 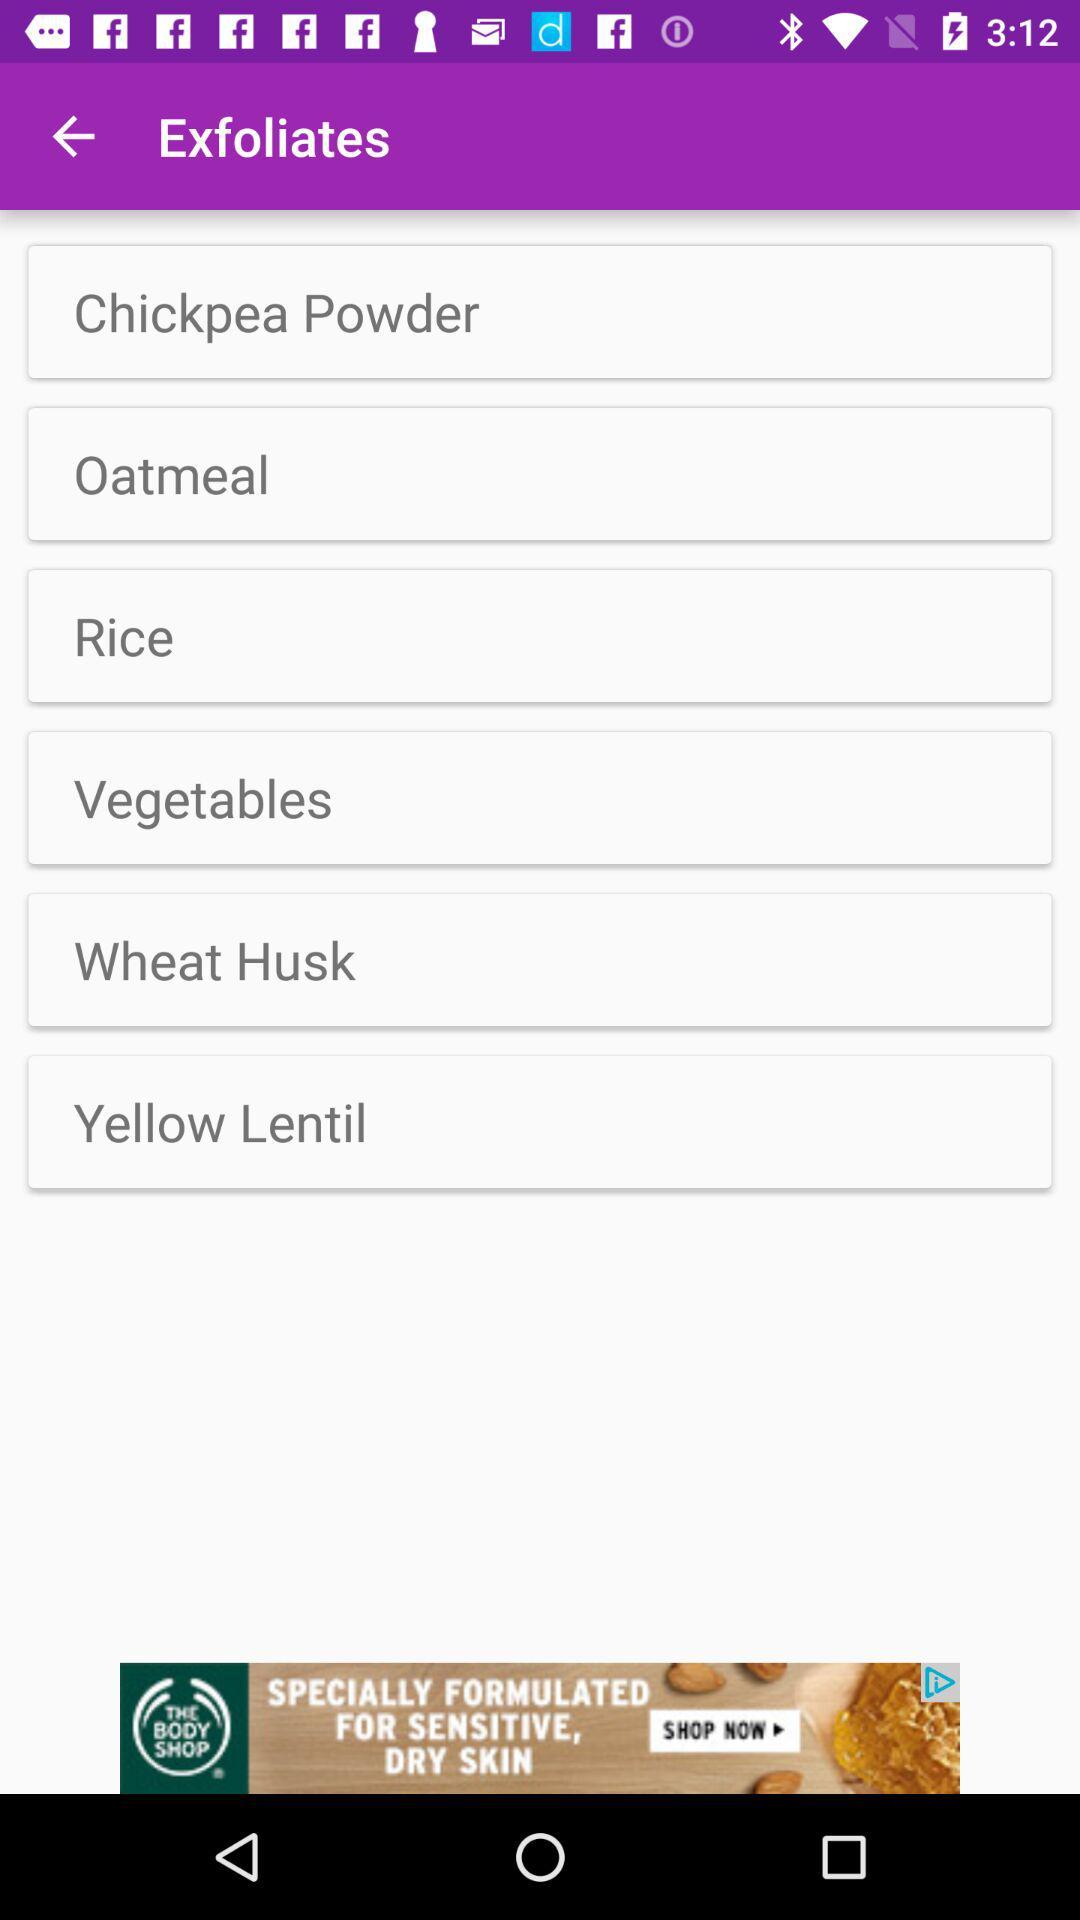 I want to click on the button below rice, so click(x=540, y=634).